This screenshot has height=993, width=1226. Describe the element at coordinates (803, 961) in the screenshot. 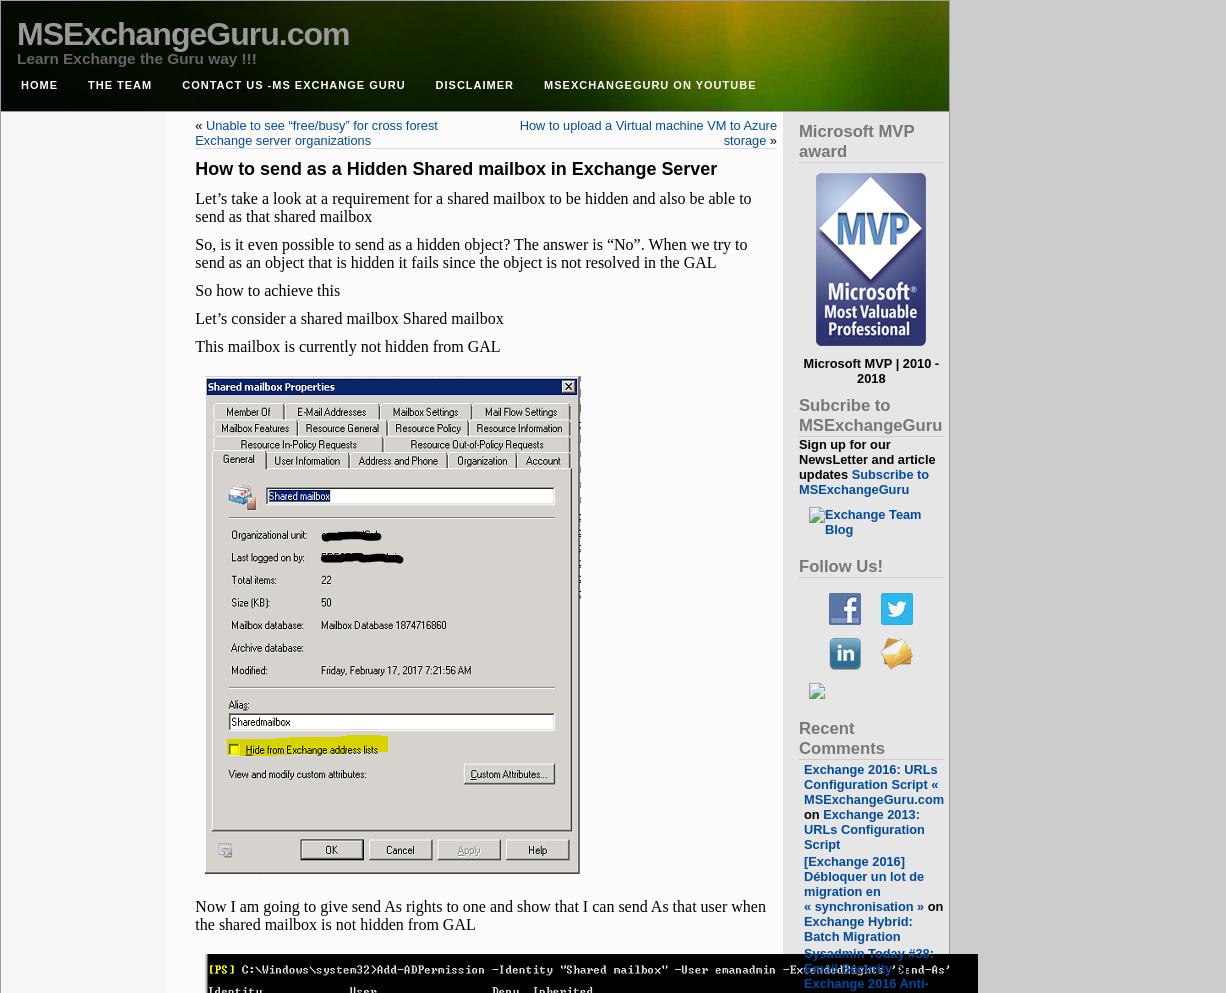

I see `'Sysadmin Today #38: Email Security'` at that location.